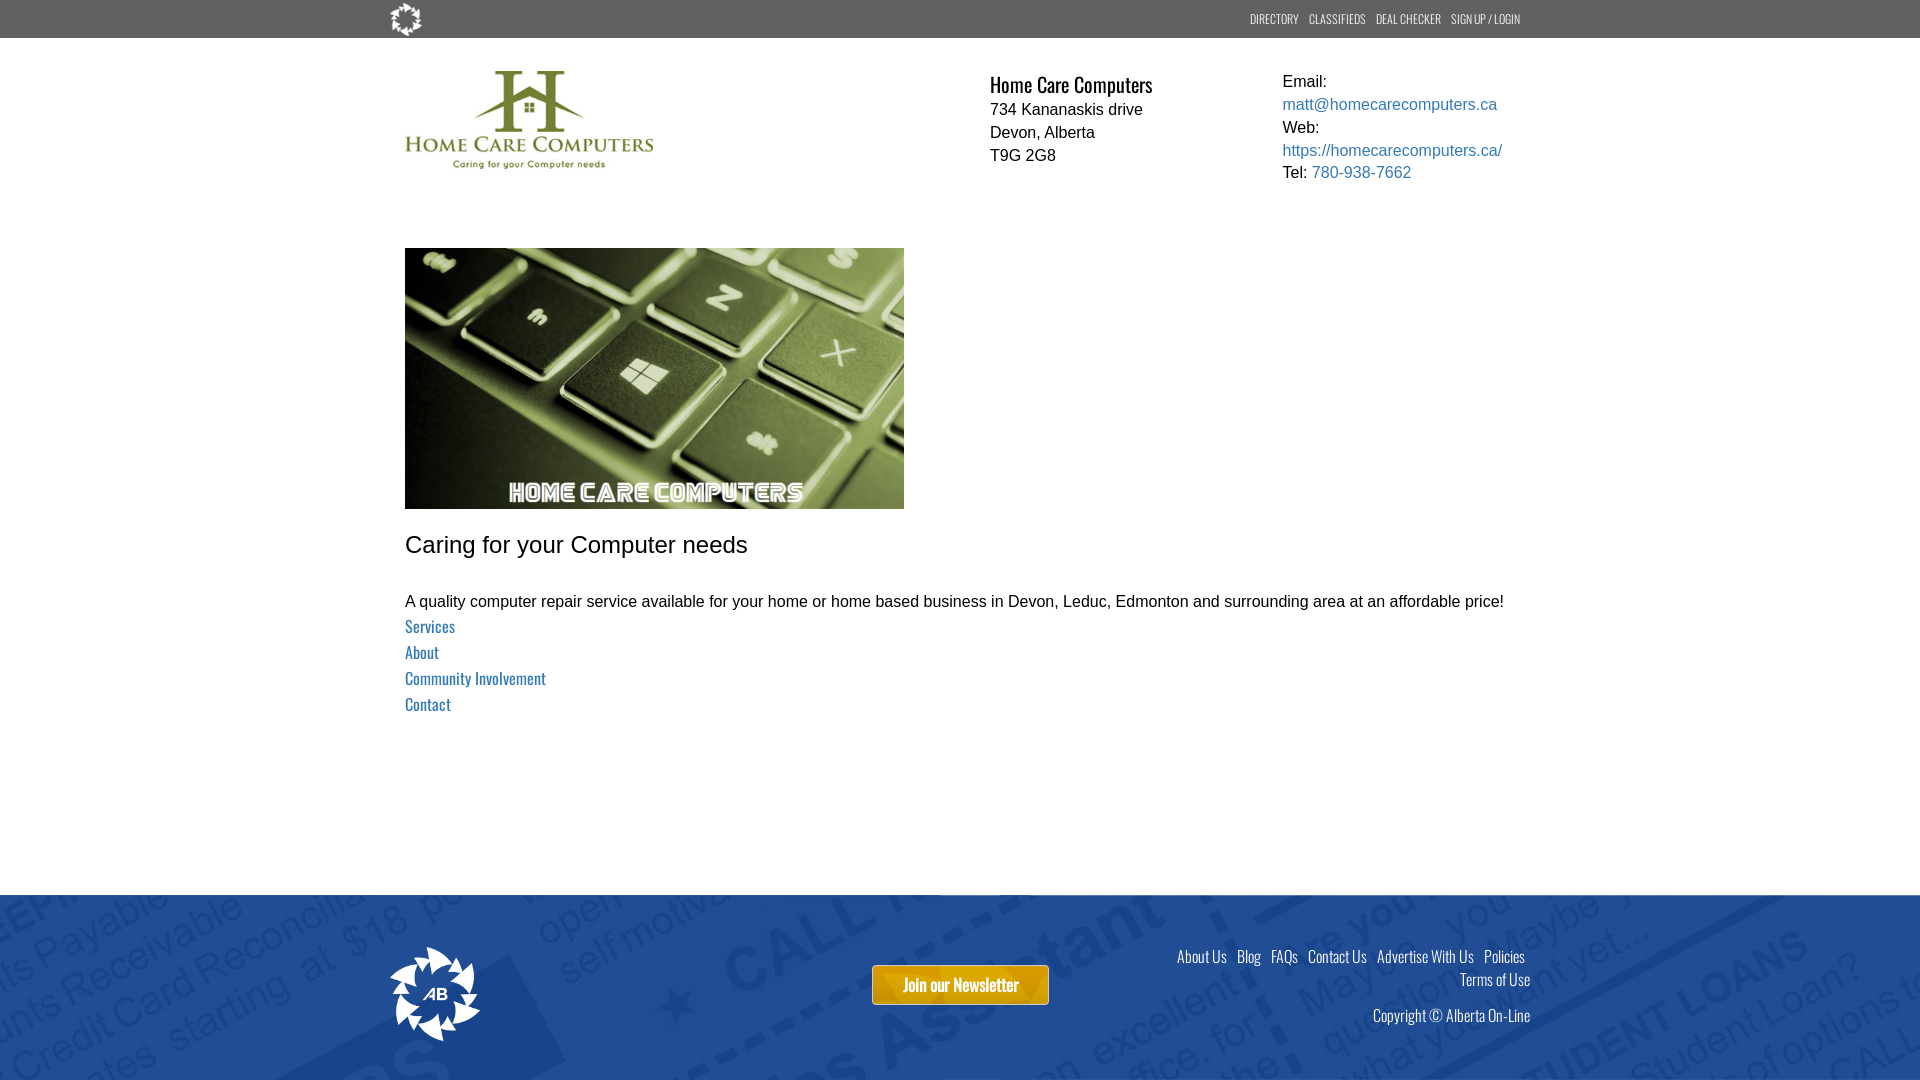  What do you see at coordinates (1284, 955) in the screenshot?
I see `'FAQs'` at bounding box center [1284, 955].